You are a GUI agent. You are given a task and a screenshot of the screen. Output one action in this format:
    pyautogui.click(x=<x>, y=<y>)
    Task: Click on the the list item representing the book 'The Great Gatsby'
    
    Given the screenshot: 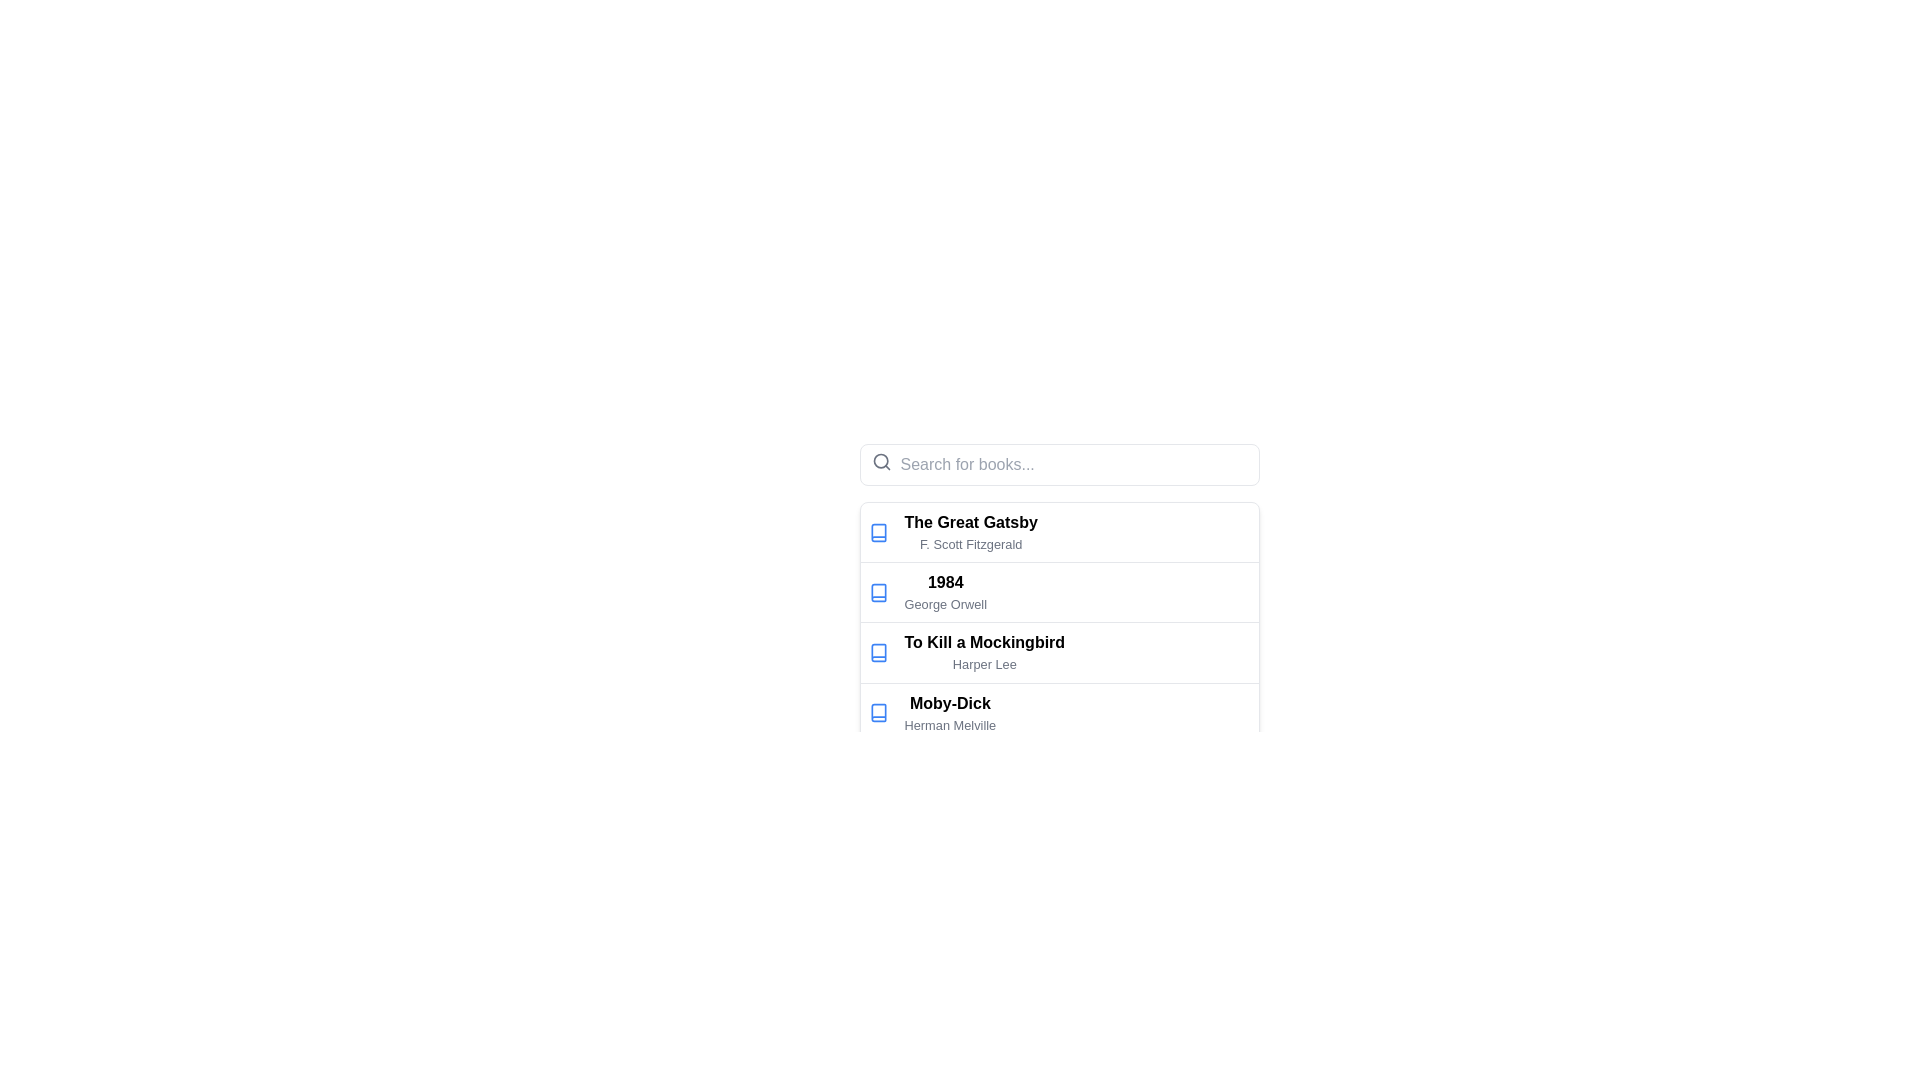 What is the action you would take?
    pyautogui.click(x=971, y=531)
    